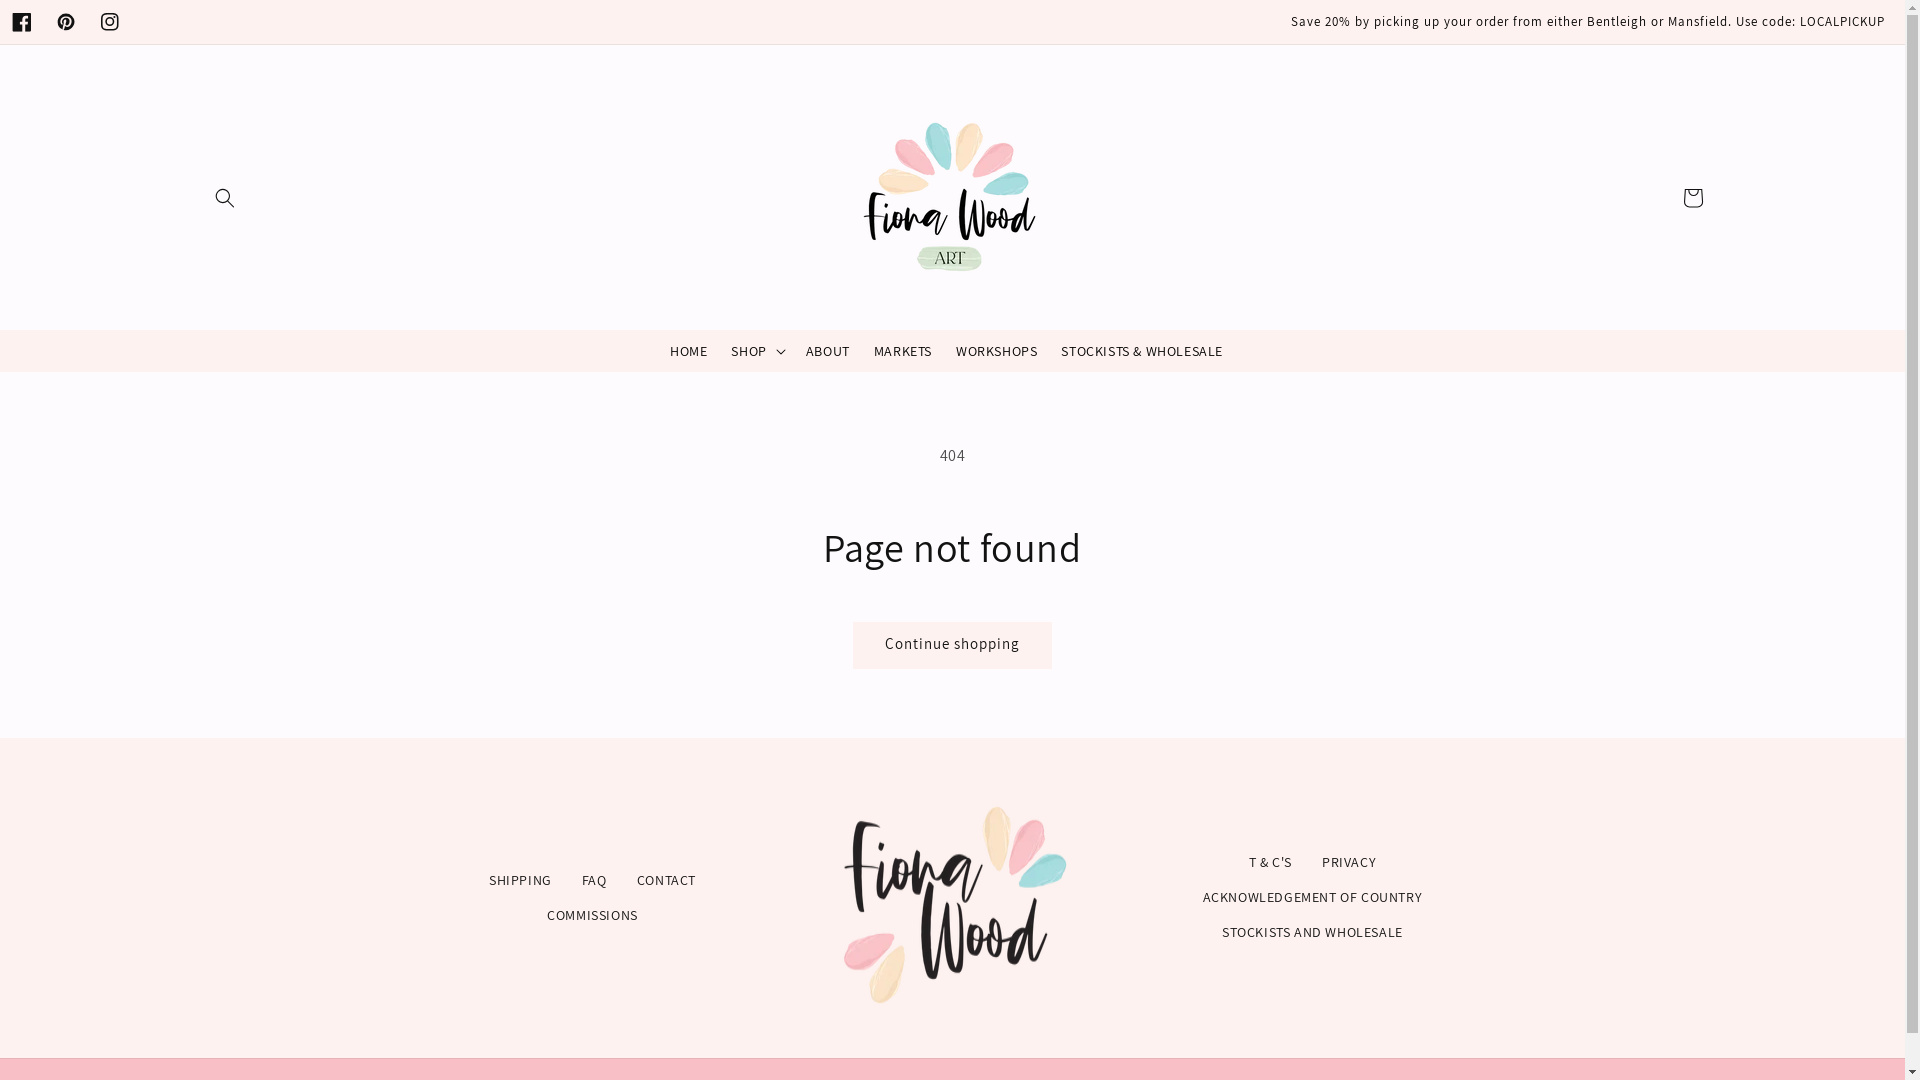  I want to click on 'ABOUT', so click(792, 350).